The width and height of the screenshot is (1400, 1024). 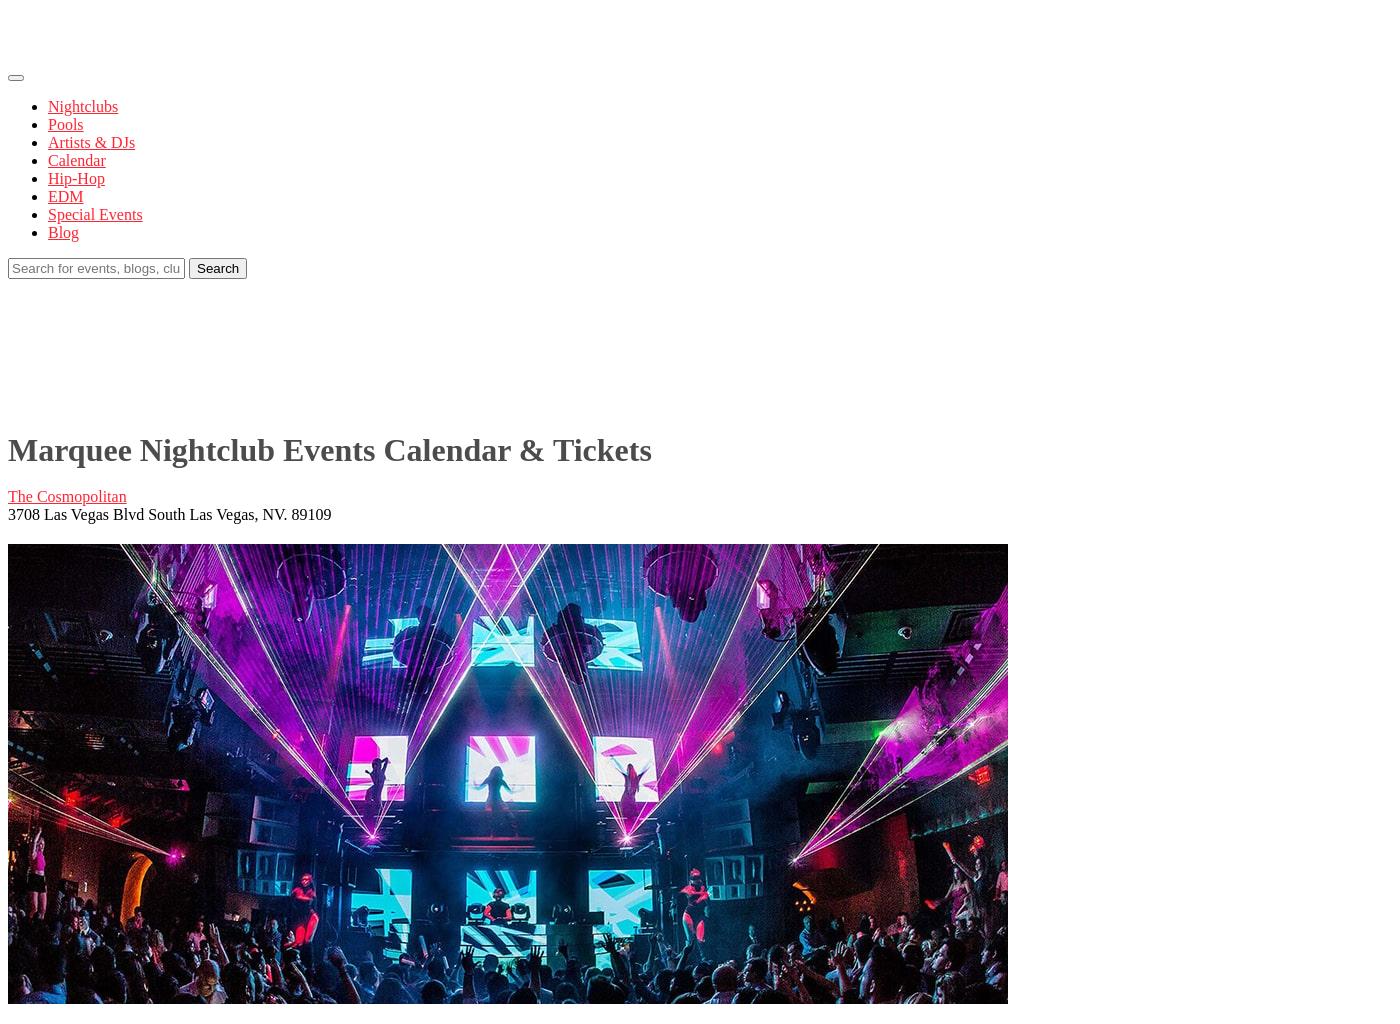 What do you see at coordinates (48, 105) in the screenshot?
I see `'Nightclubs'` at bounding box center [48, 105].